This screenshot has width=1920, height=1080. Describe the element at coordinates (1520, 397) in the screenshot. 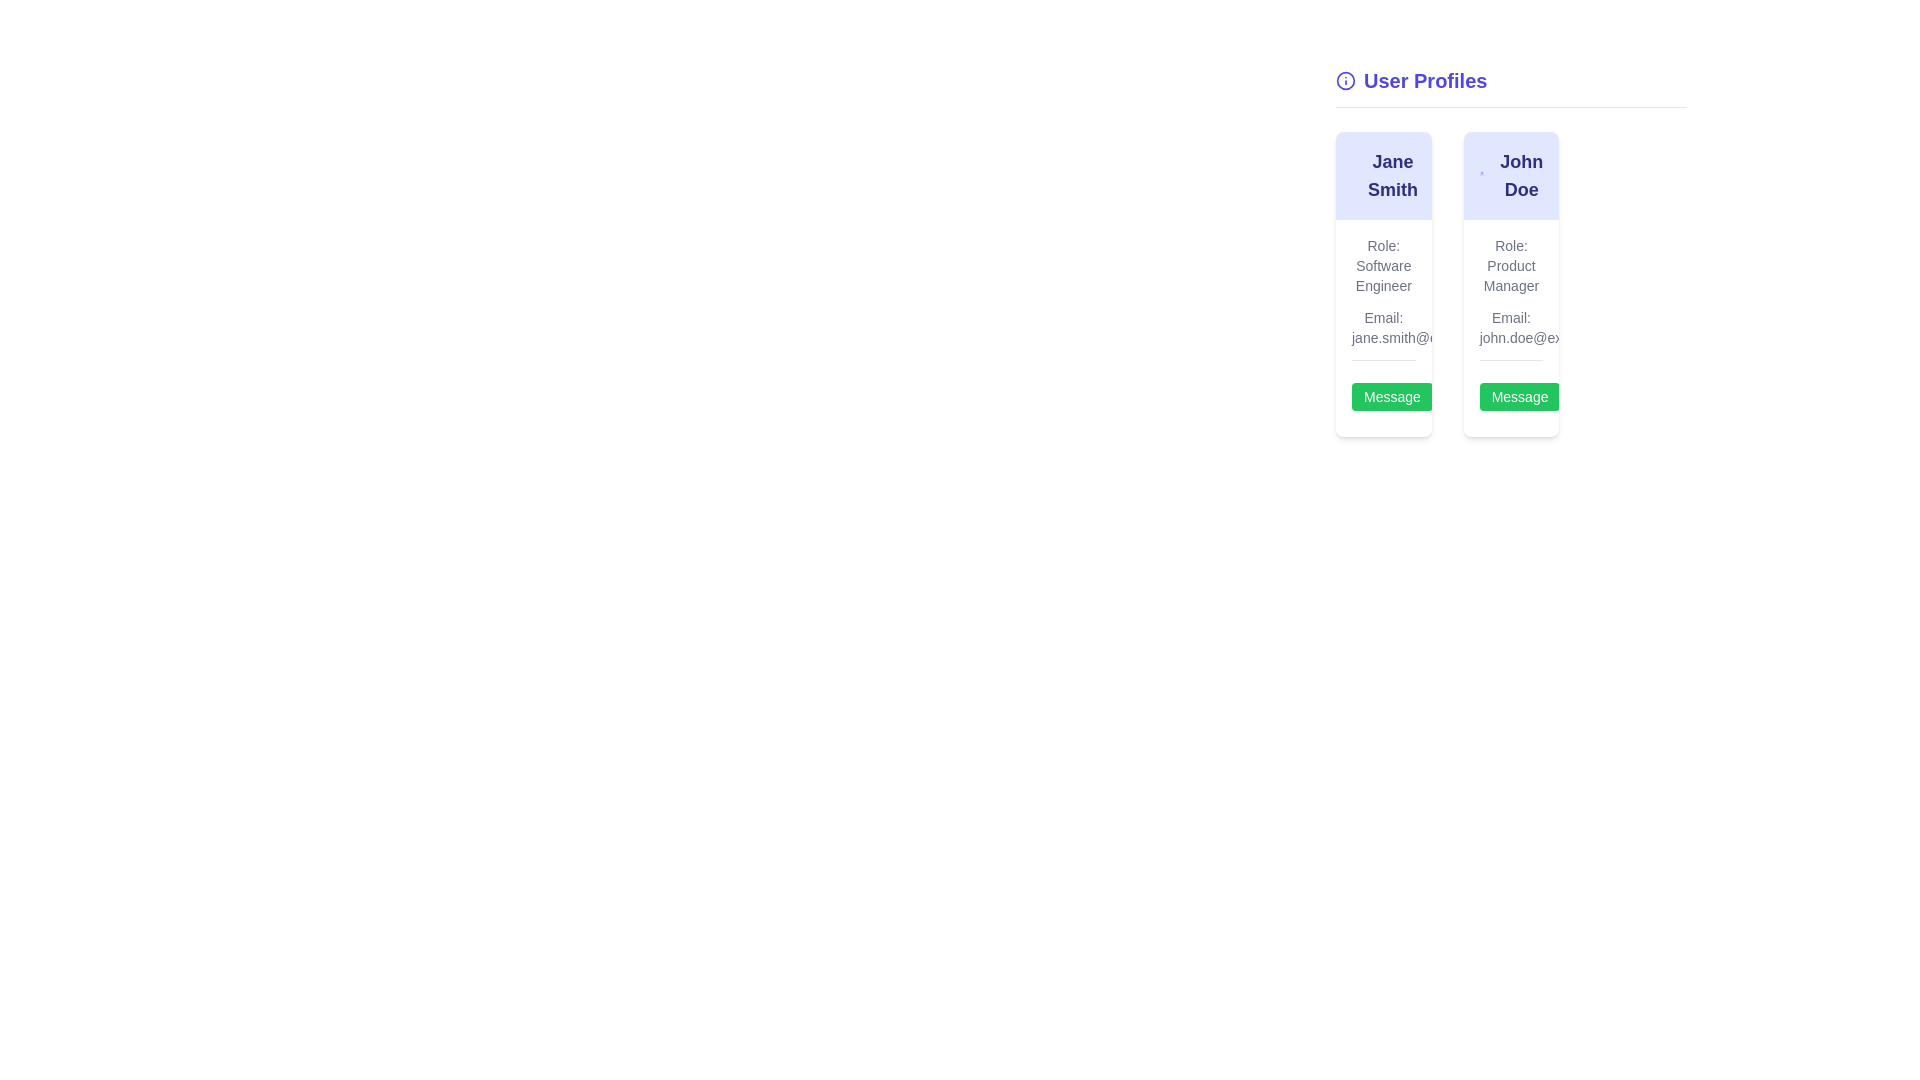

I see `the green rectangular button labeled 'Message' located at the bottom section of John Doe's user card on the right-hand side of the interface` at that location.